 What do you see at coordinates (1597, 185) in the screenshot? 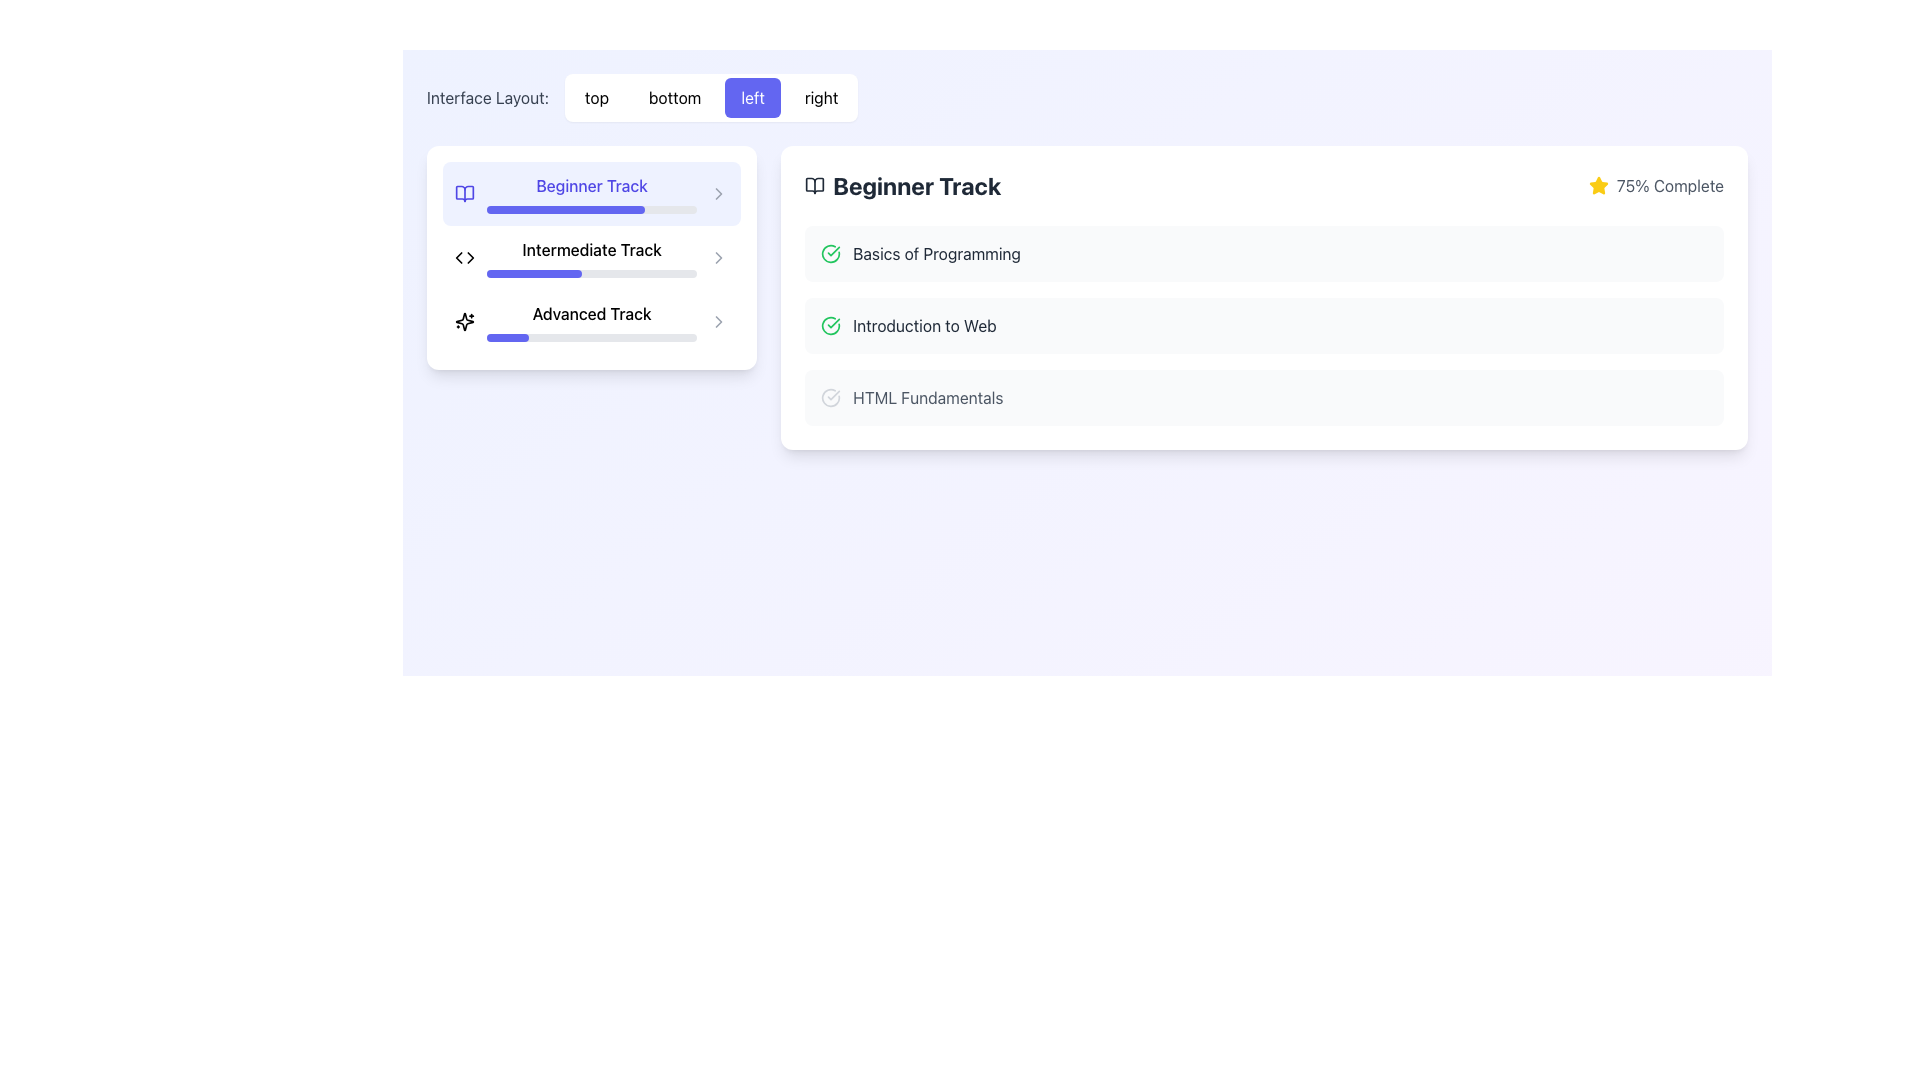
I see `the star-shaped icon with a yellow fill and black outline, which symbolizes a 'favorite' functionality, located to the left of the '75% Complete' text label in the top-right corner of the card` at bounding box center [1597, 185].